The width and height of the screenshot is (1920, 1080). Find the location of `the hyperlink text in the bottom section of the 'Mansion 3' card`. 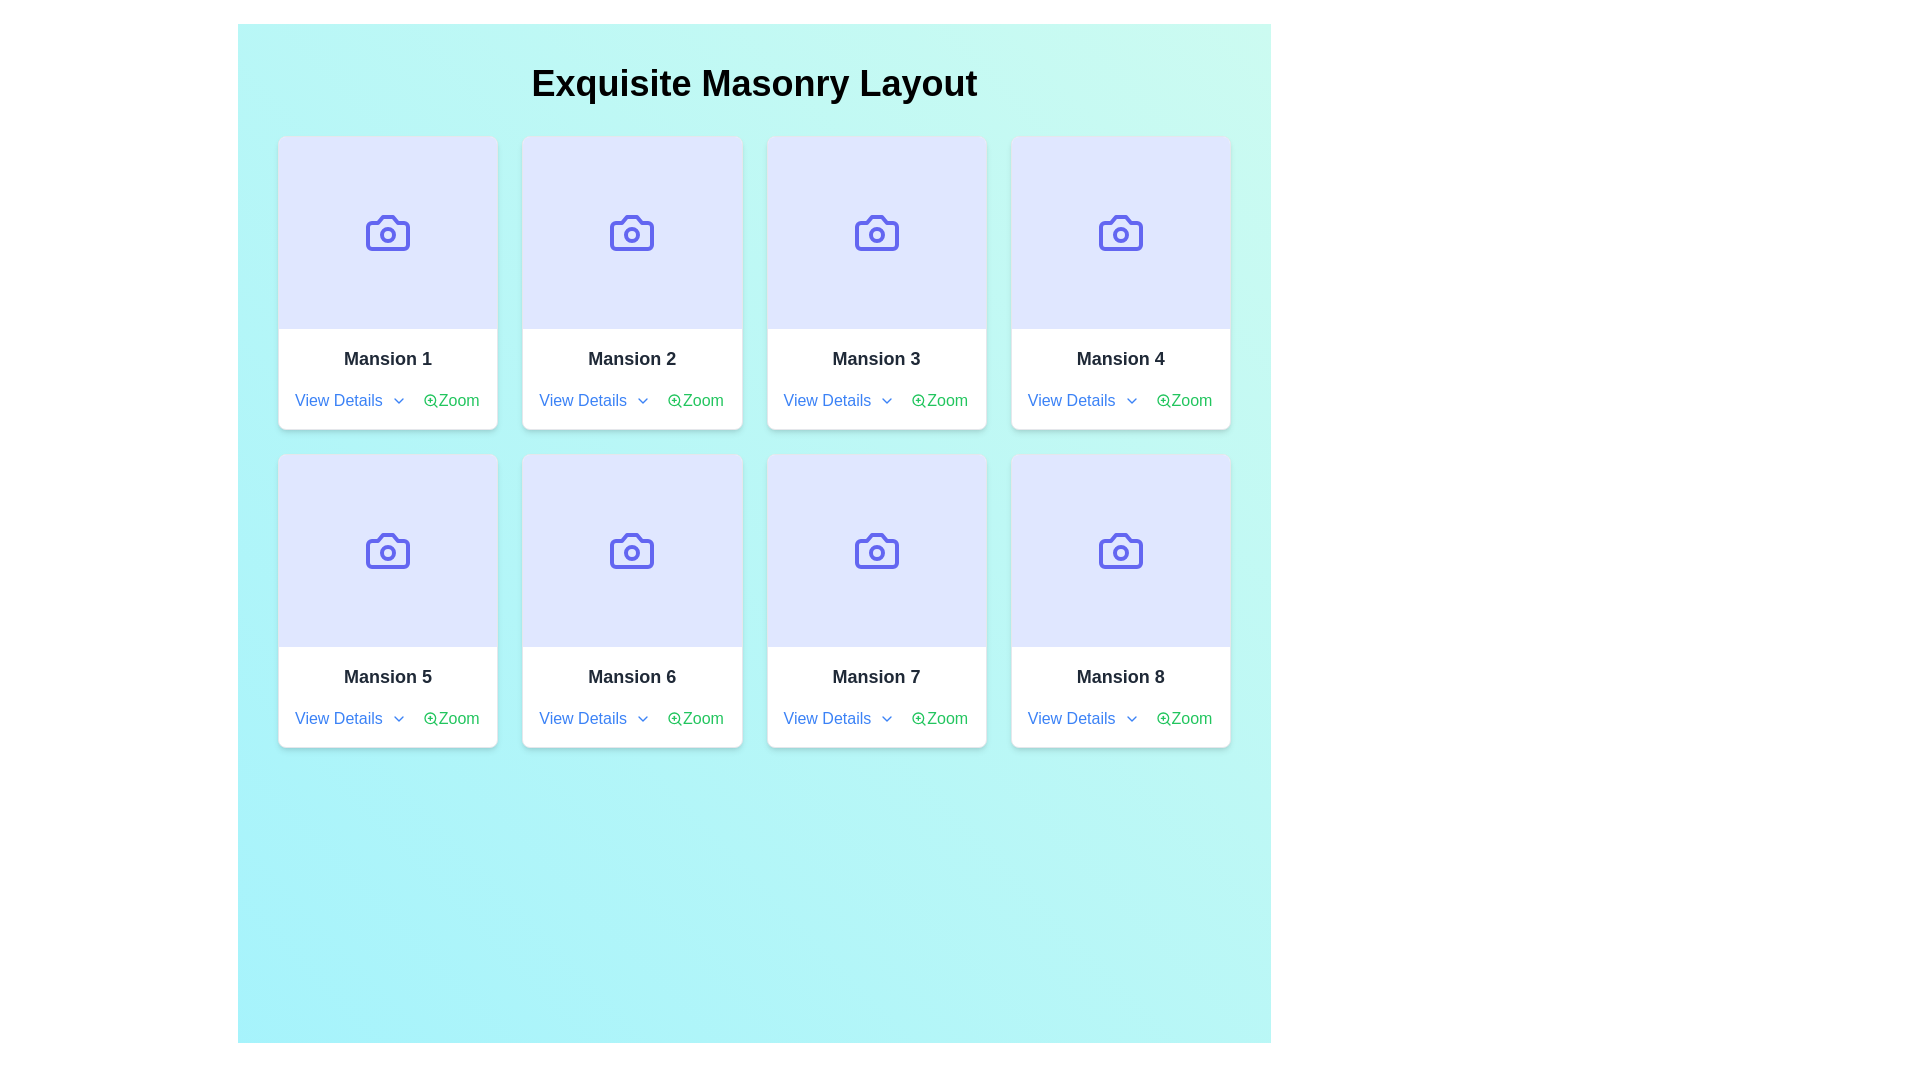

the hyperlink text in the bottom section of the 'Mansion 3' card is located at coordinates (839, 401).